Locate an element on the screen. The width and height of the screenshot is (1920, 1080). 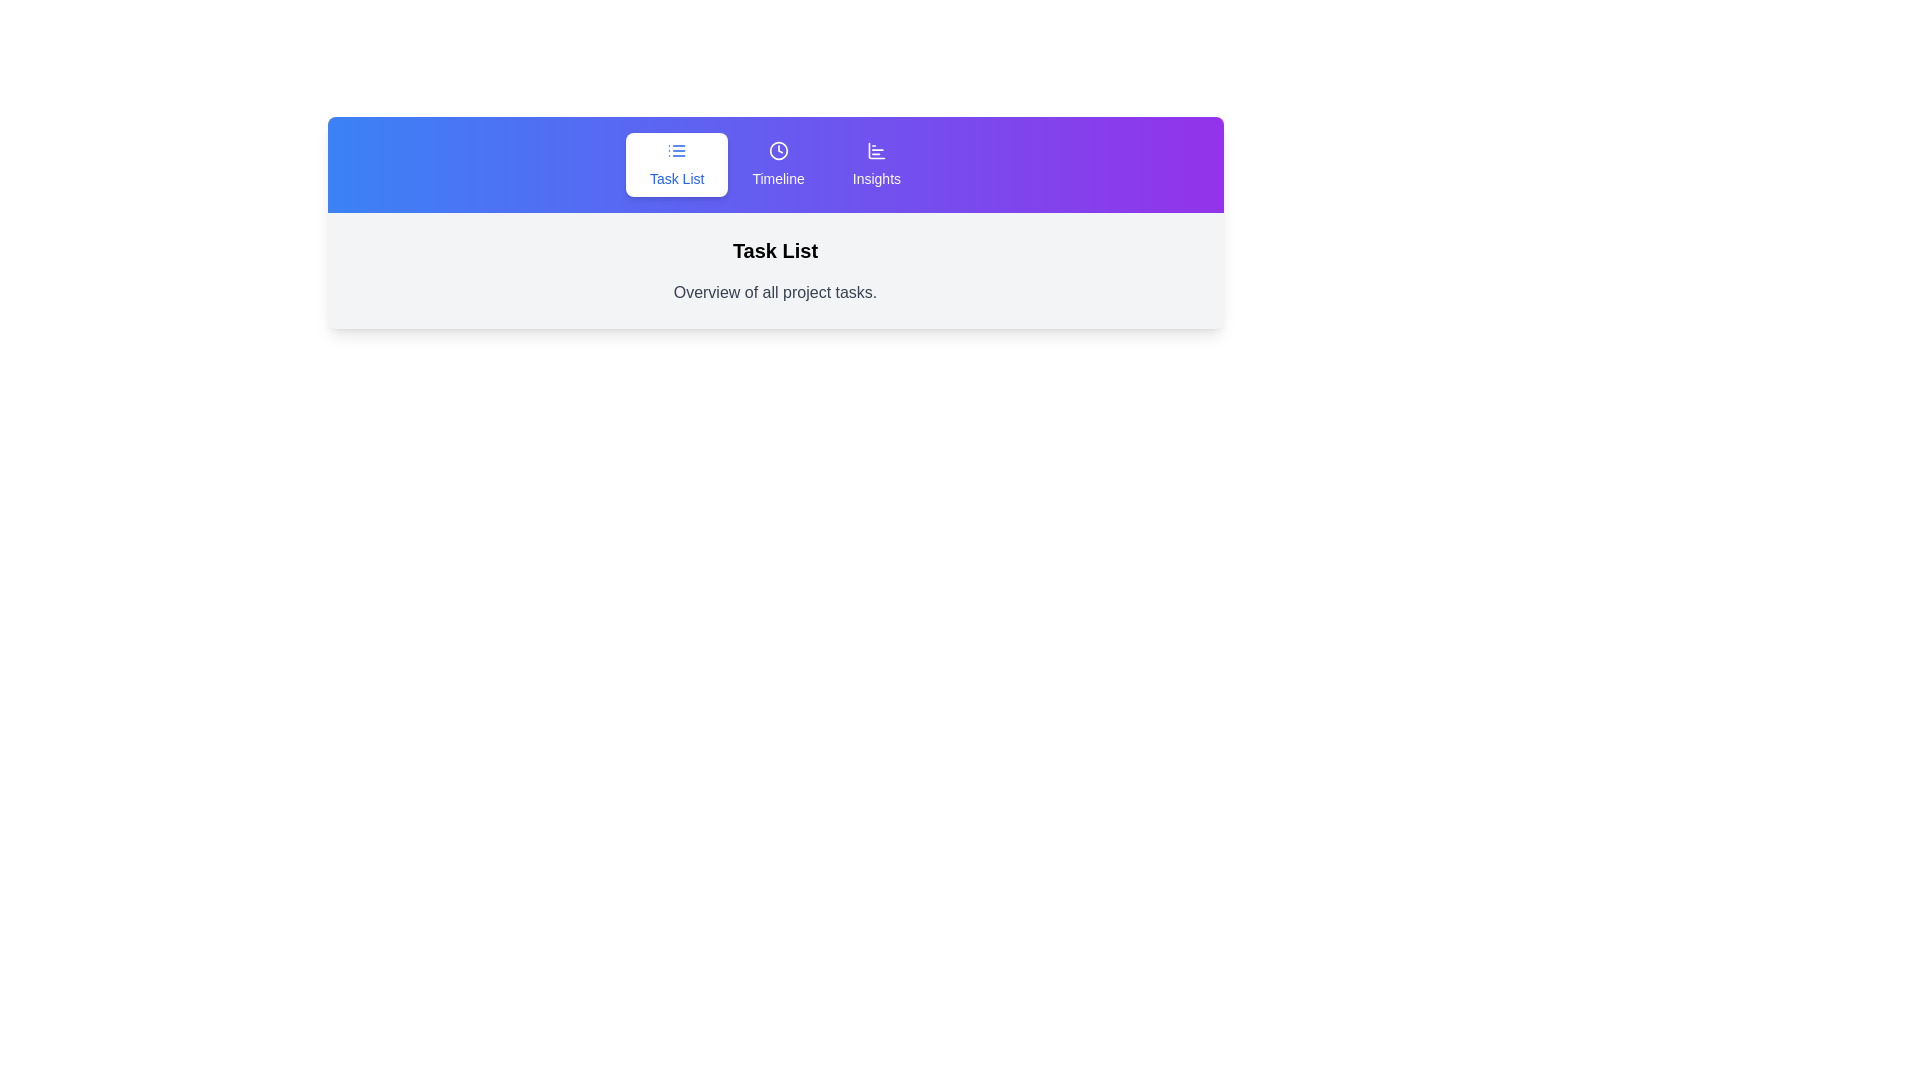
the Insights tab is located at coordinates (877, 164).